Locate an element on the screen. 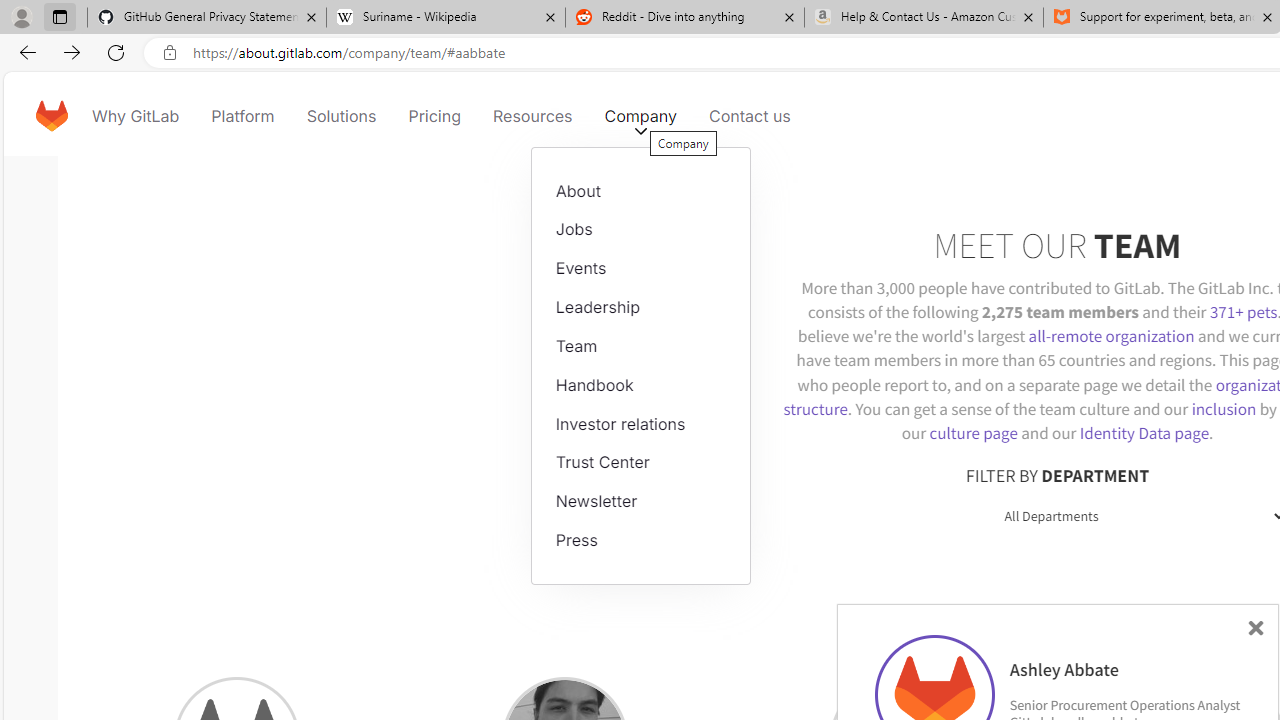 The height and width of the screenshot is (720, 1280). 'Pricing' is located at coordinates (432, 115).